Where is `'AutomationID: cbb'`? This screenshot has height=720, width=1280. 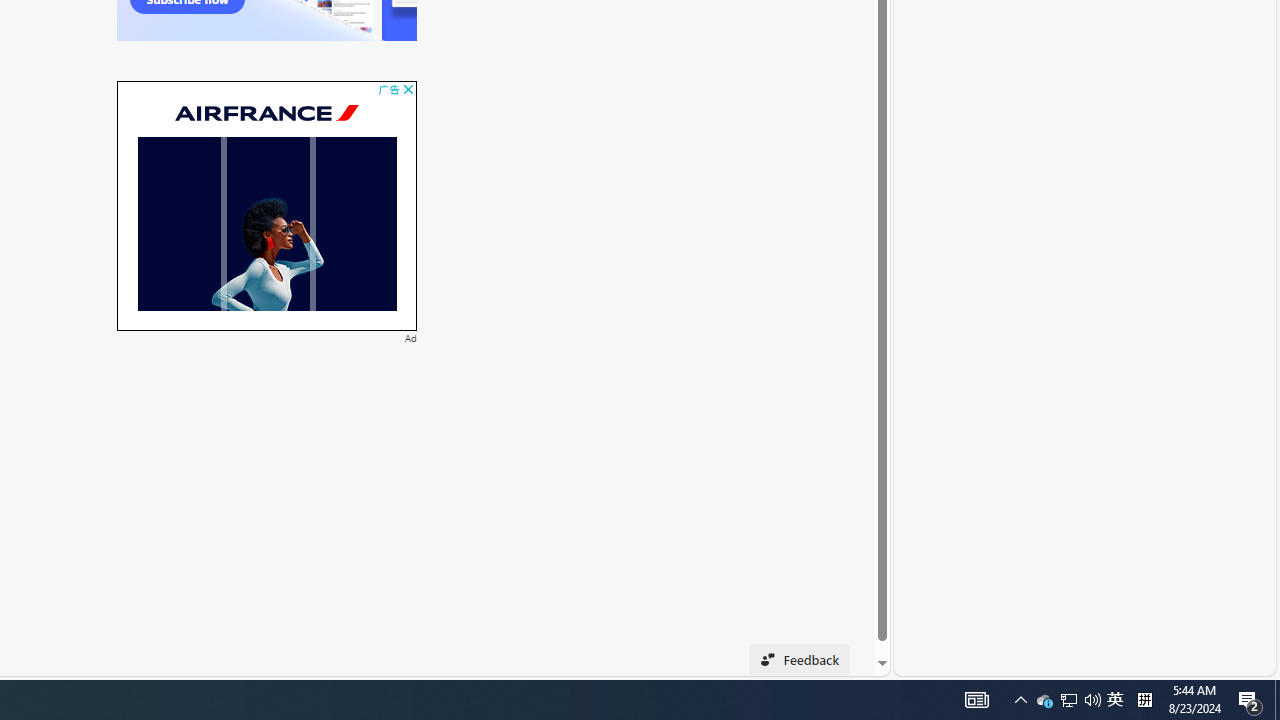
'AutomationID: cbb' is located at coordinates (407, 88).